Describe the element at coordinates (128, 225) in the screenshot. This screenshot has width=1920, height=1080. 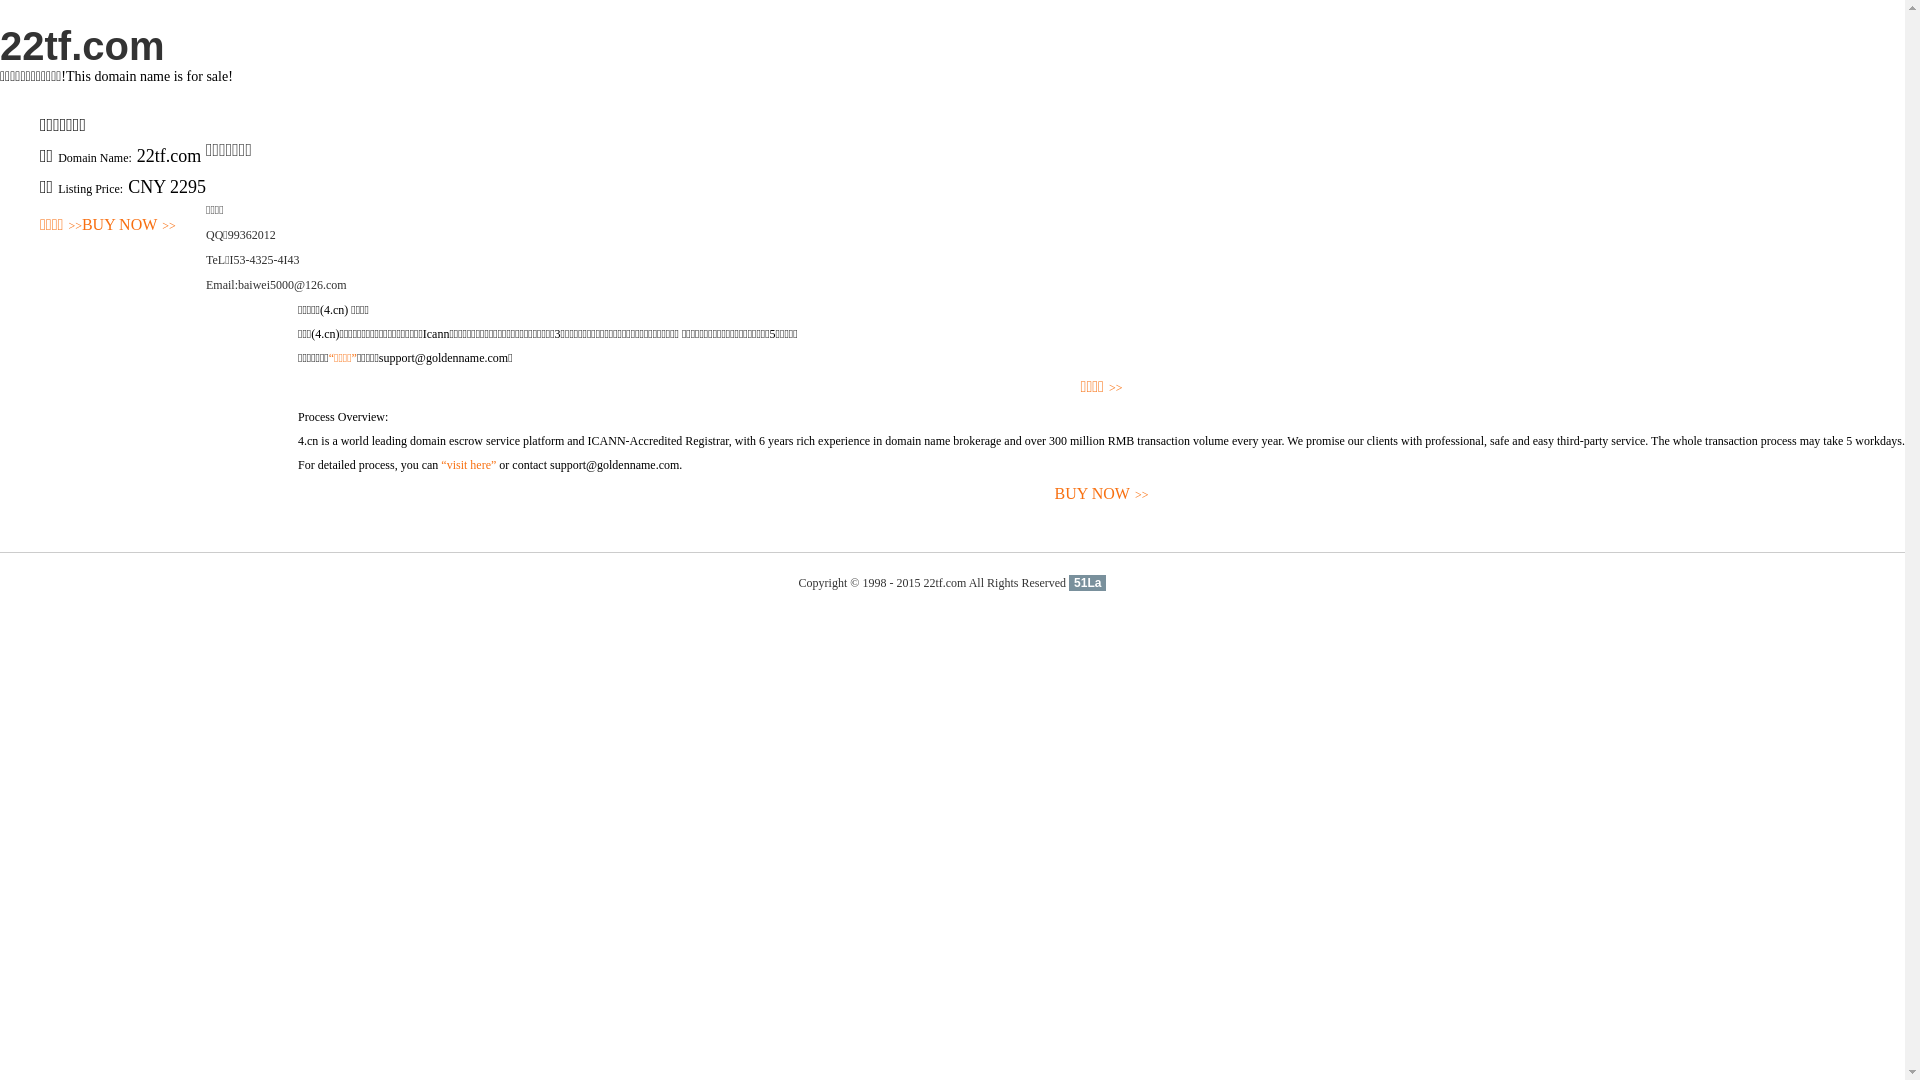
I see `'BUY NOW>>'` at that location.